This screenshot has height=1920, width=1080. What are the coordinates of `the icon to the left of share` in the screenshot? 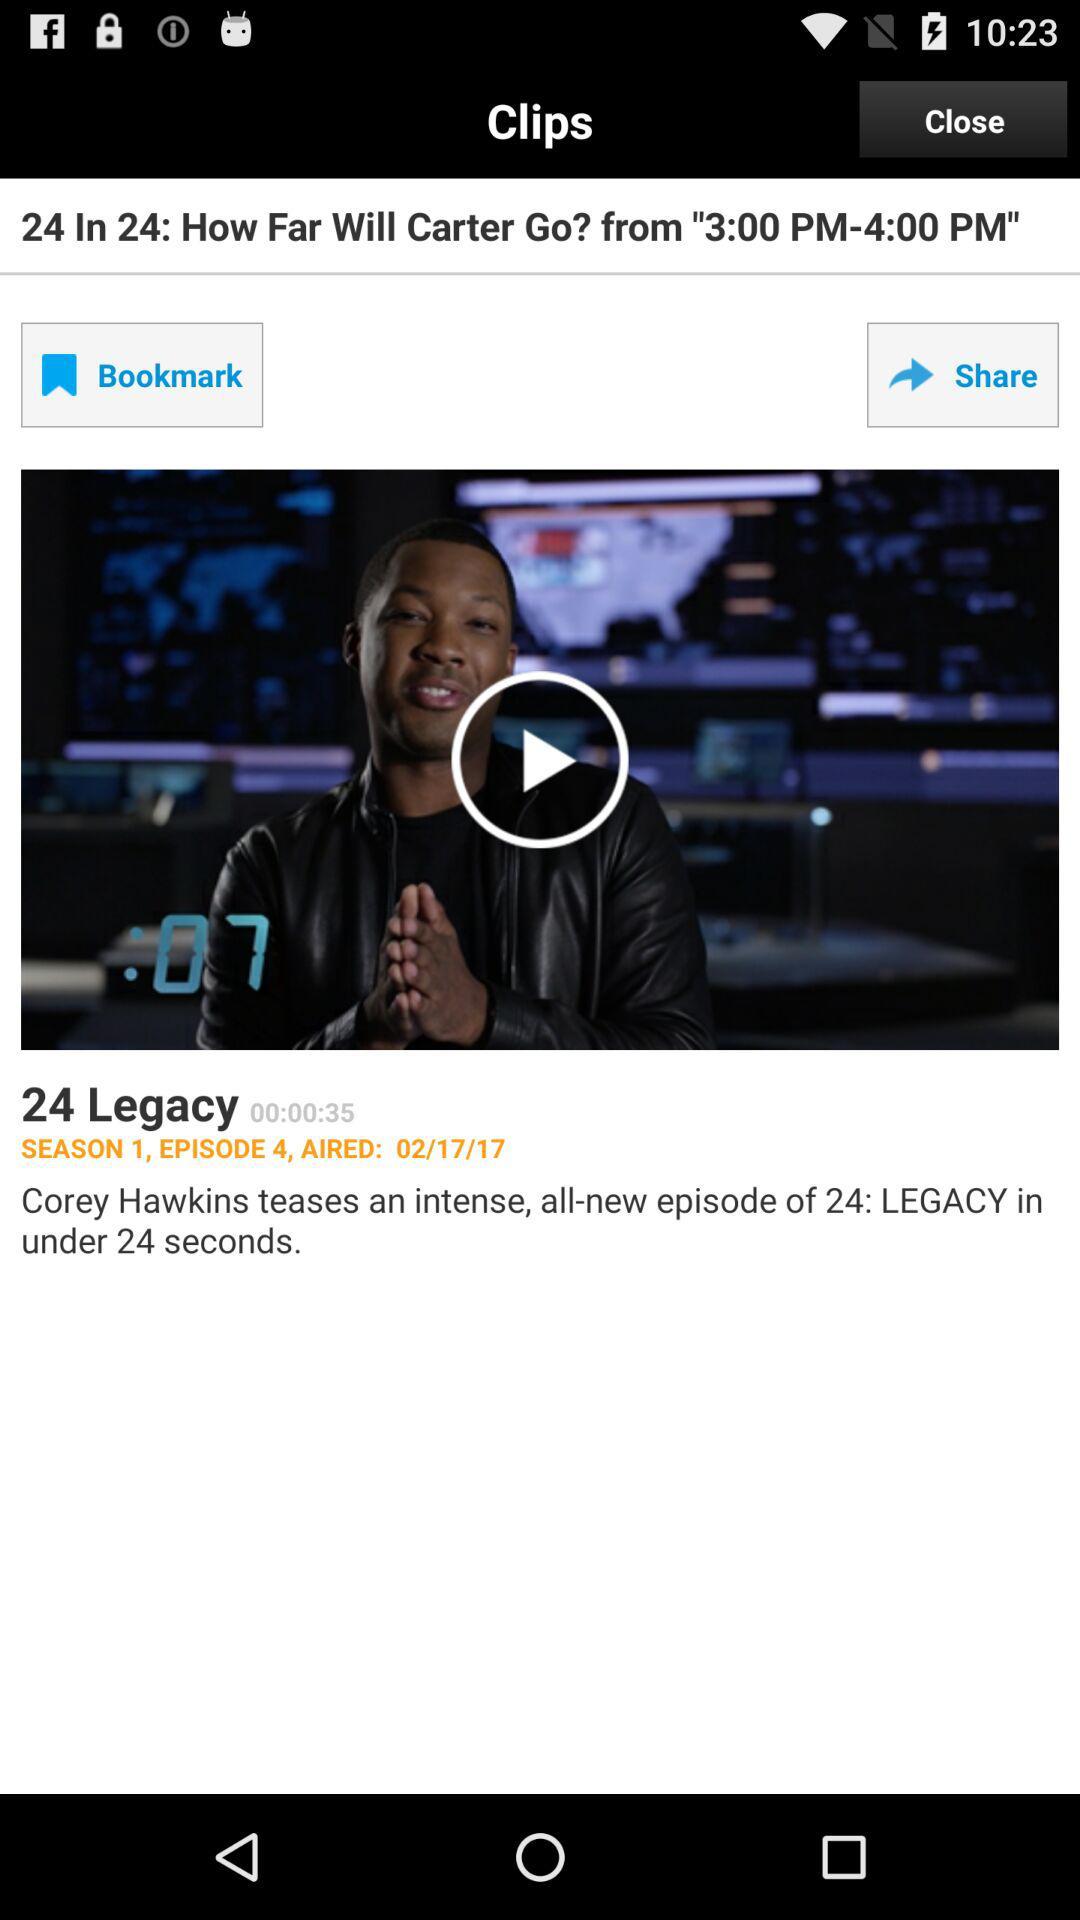 It's located at (141, 374).